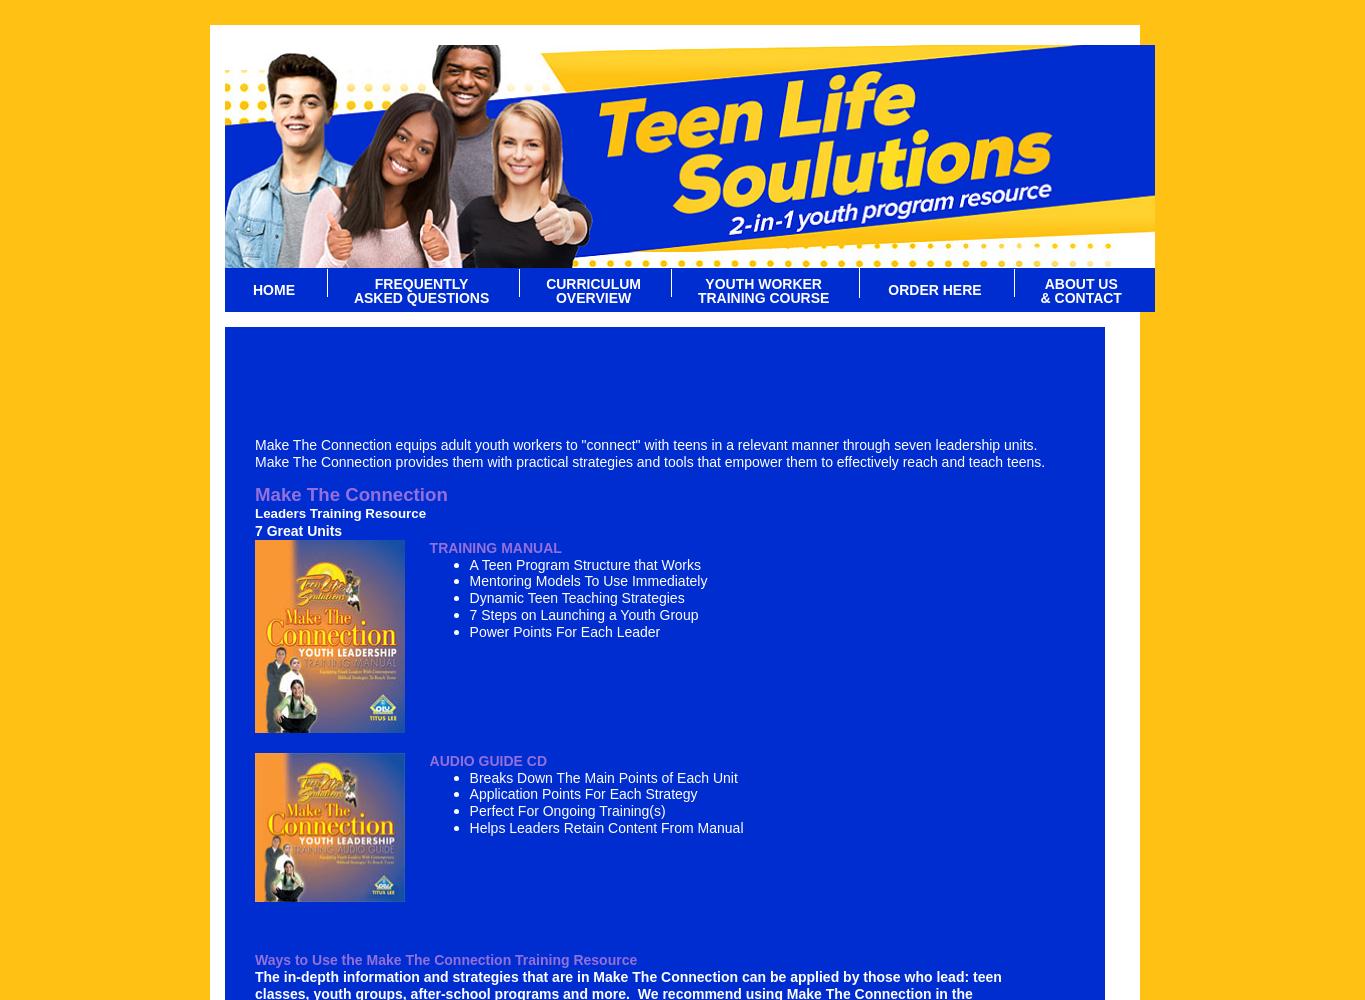 Image resolution: width=1365 pixels, height=1000 pixels. I want to click on 'Application Points For Each Strategy', so click(581, 794).